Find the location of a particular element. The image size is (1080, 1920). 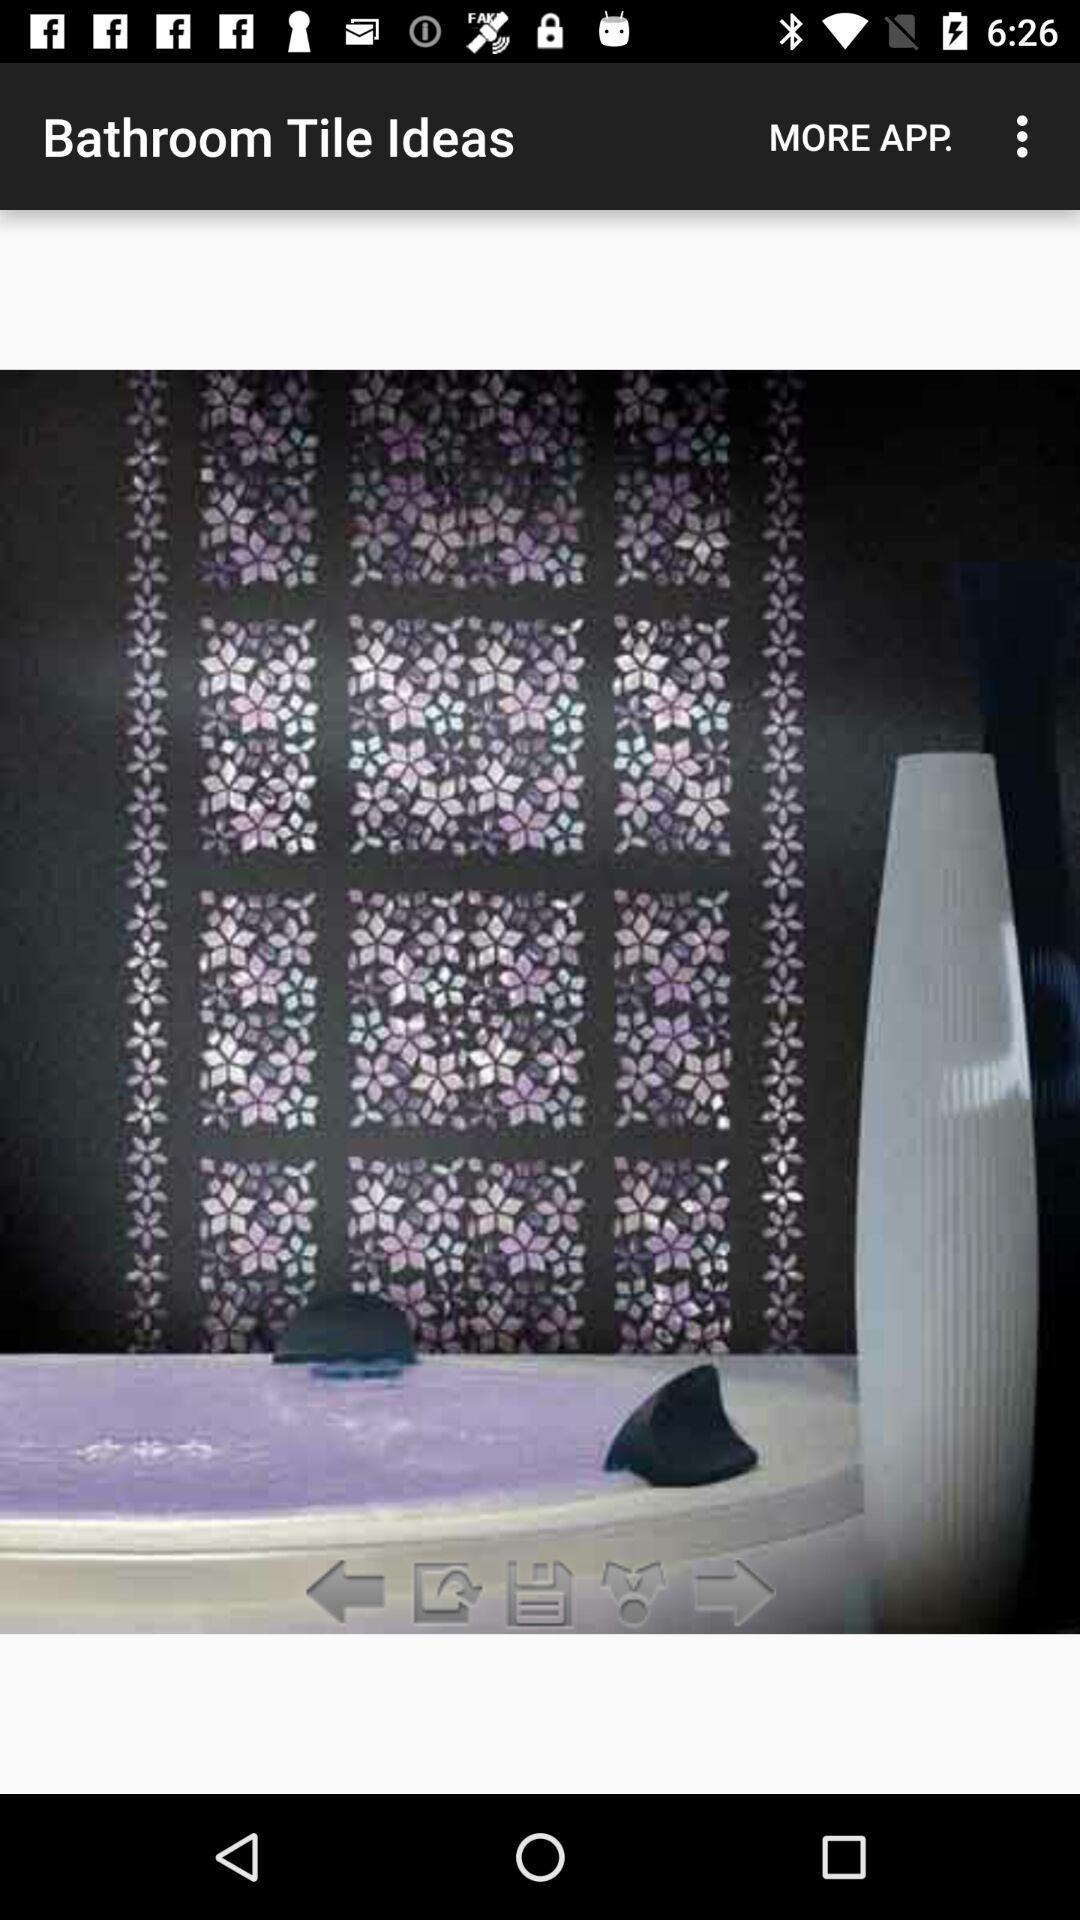

previous page is located at coordinates (350, 1593).